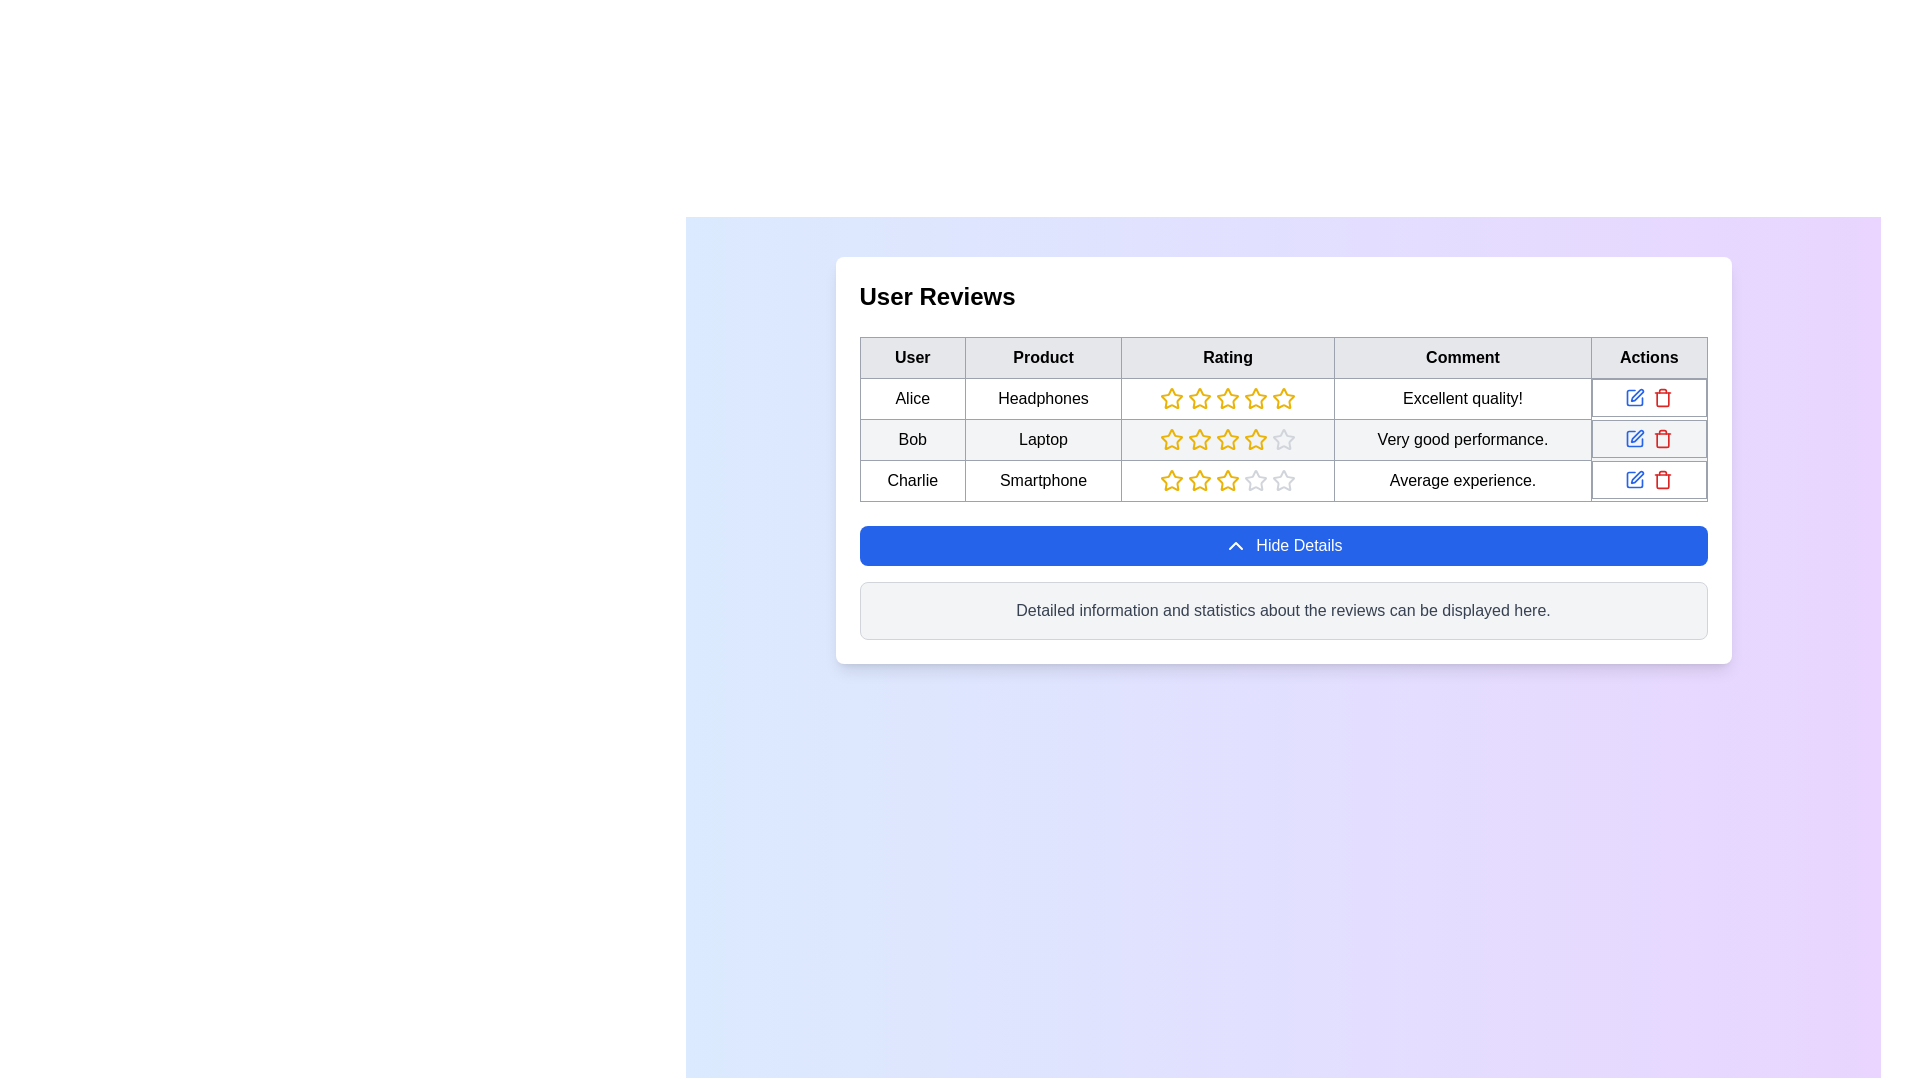 The image size is (1920, 1080). What do you see at coordinates (1283, 438) in the screenshot?
I see `comment in the second row of the 'User Reviews' table, which contains the user's name 'Bob', product 'Laptop', rating of four yellow stars and one gray star, and the comment 'Very good performance.'` at bounding box center [1283, 438].